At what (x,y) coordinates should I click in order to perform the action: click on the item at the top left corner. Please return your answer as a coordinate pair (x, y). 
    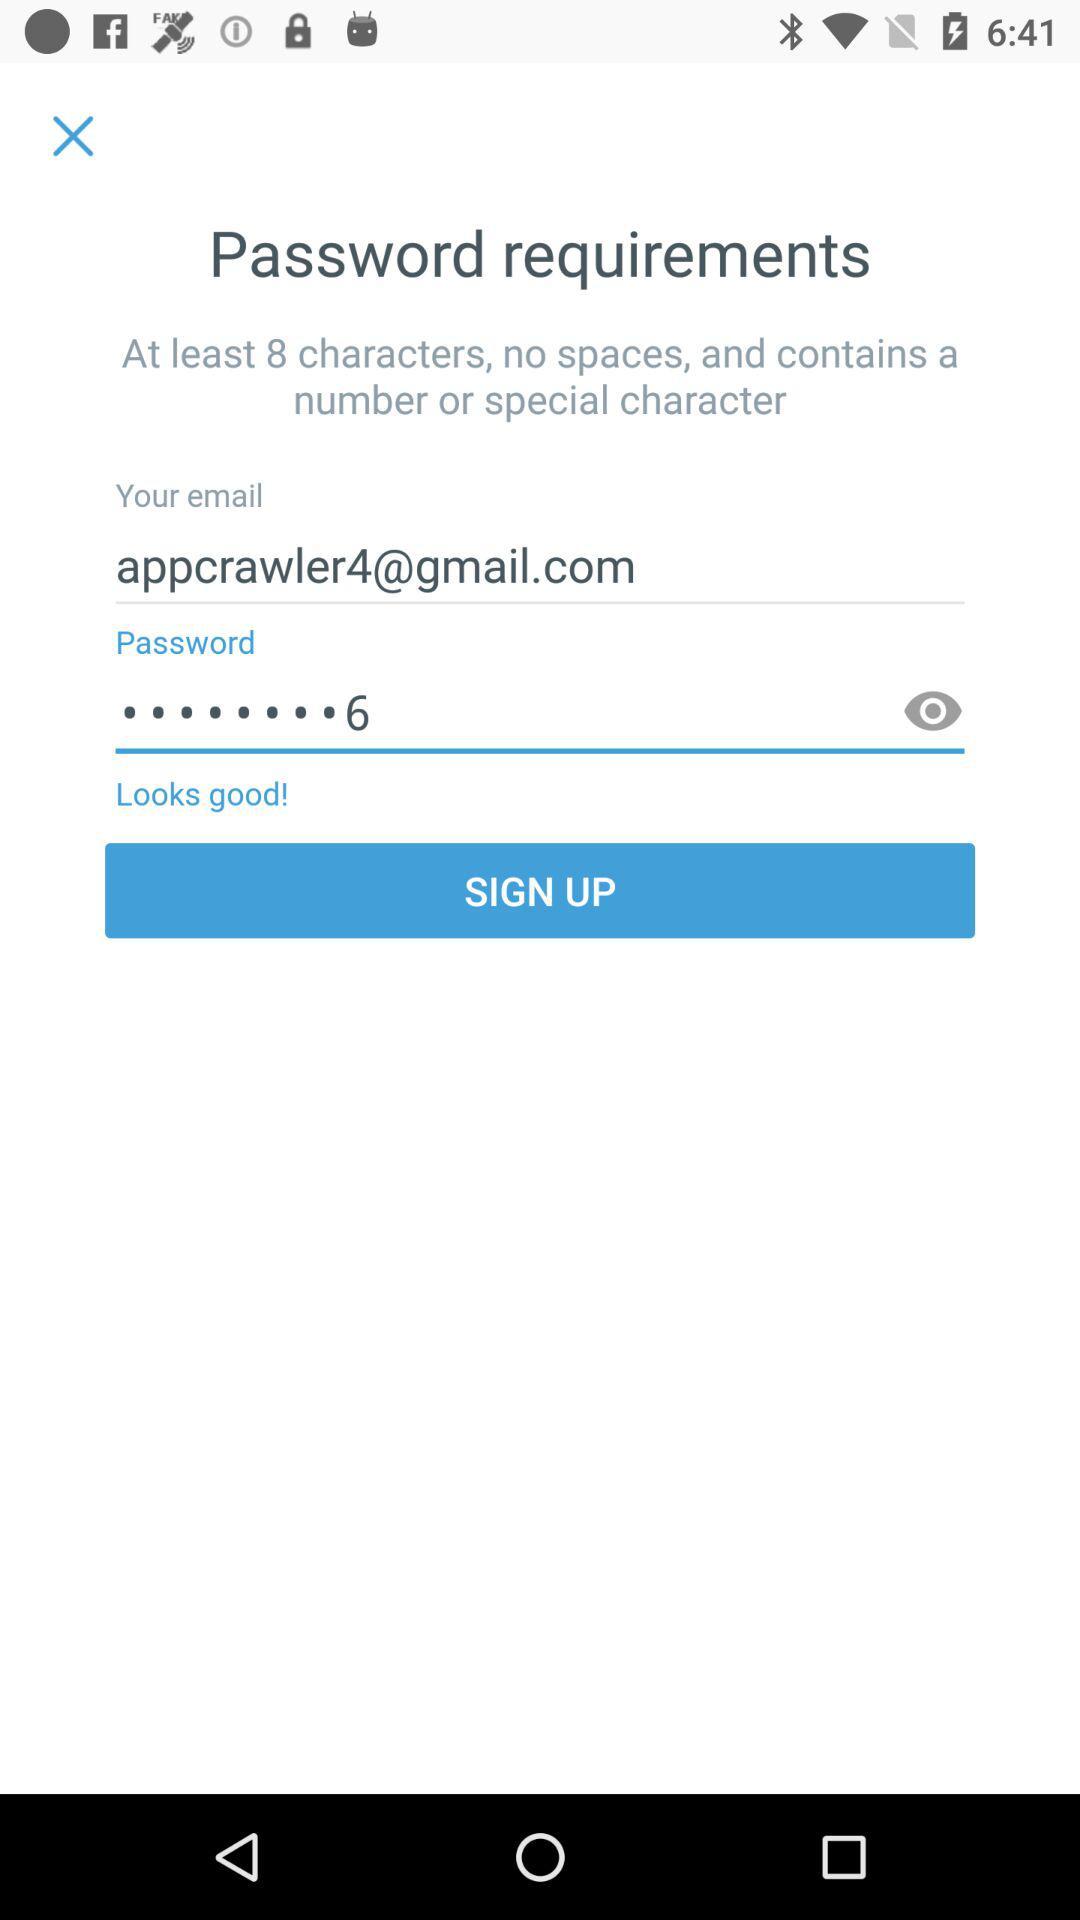
    Looking at the image, I should click on (72, 135).